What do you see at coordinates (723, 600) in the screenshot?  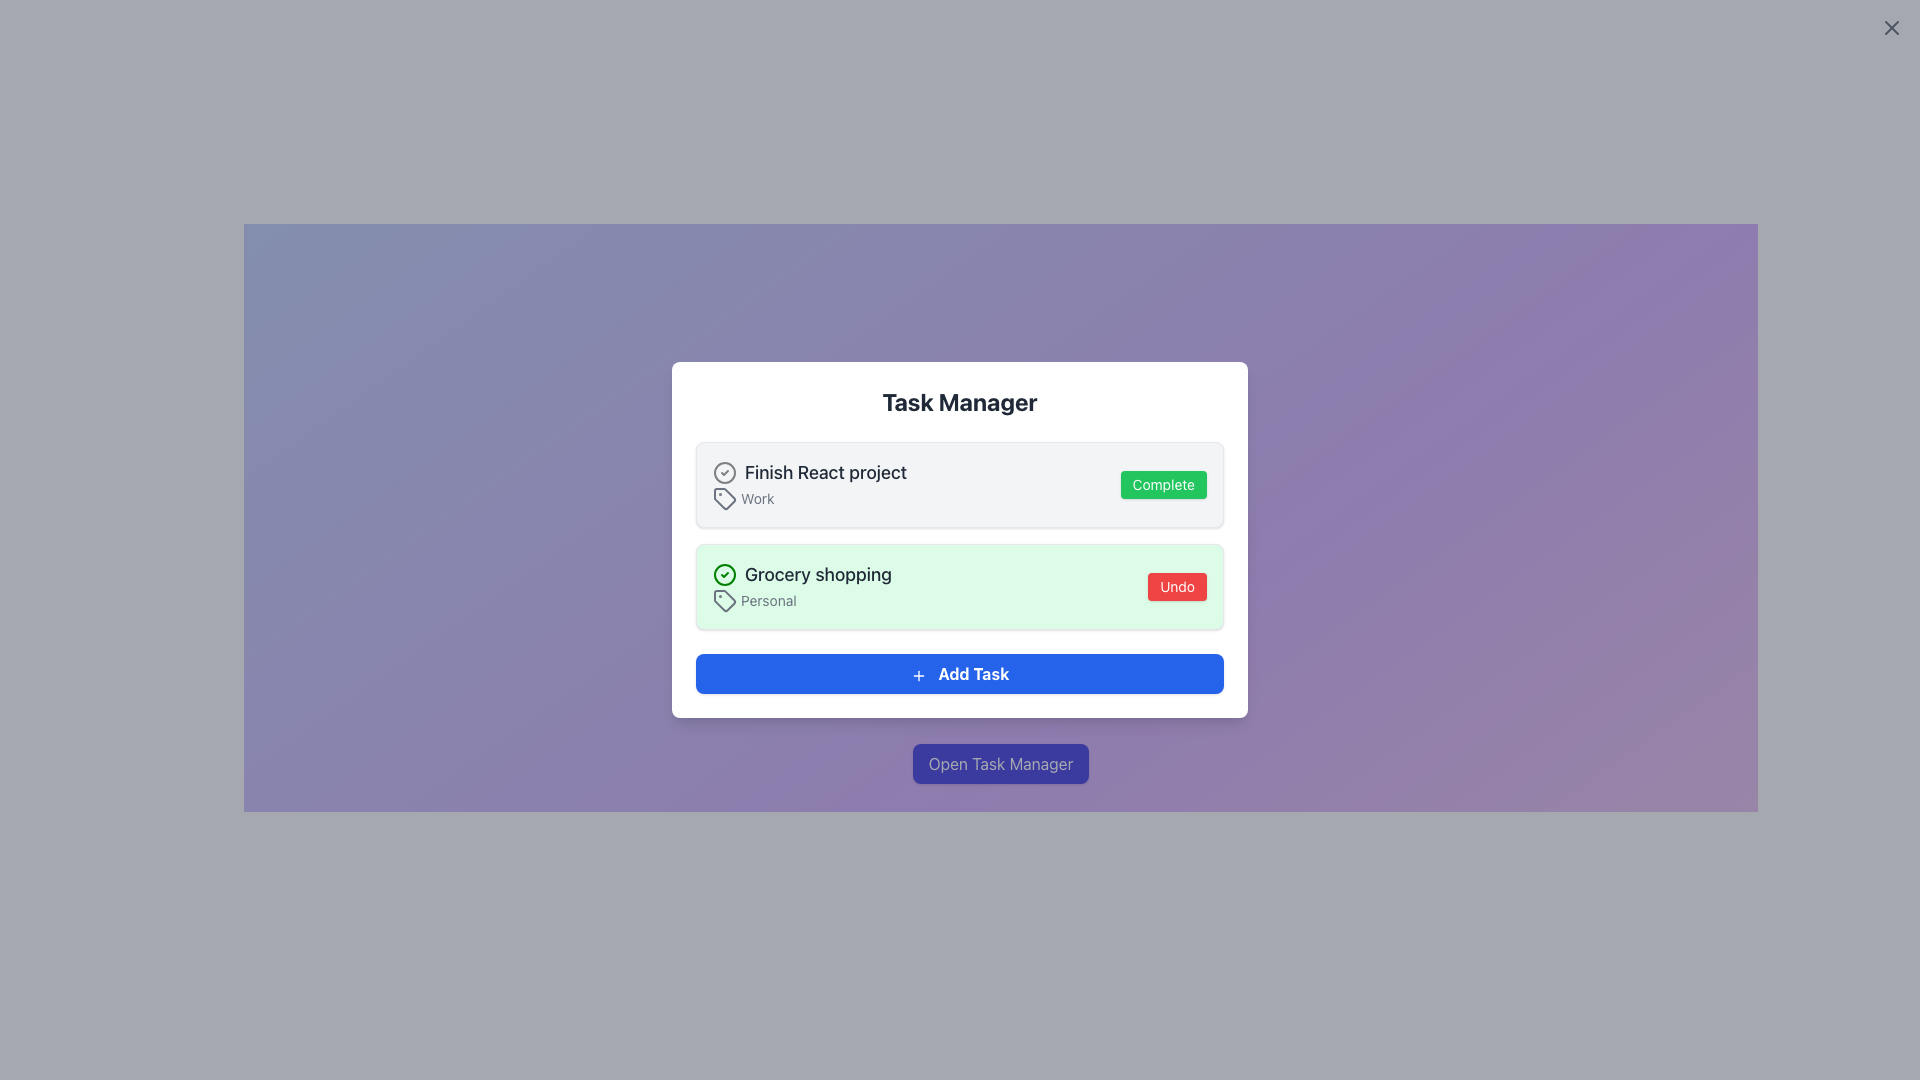 I see `the visual tag icon located to the left of the text 'Personal' in the second task entry for 'Grocery shopping'` at bounding box center [723, 600].